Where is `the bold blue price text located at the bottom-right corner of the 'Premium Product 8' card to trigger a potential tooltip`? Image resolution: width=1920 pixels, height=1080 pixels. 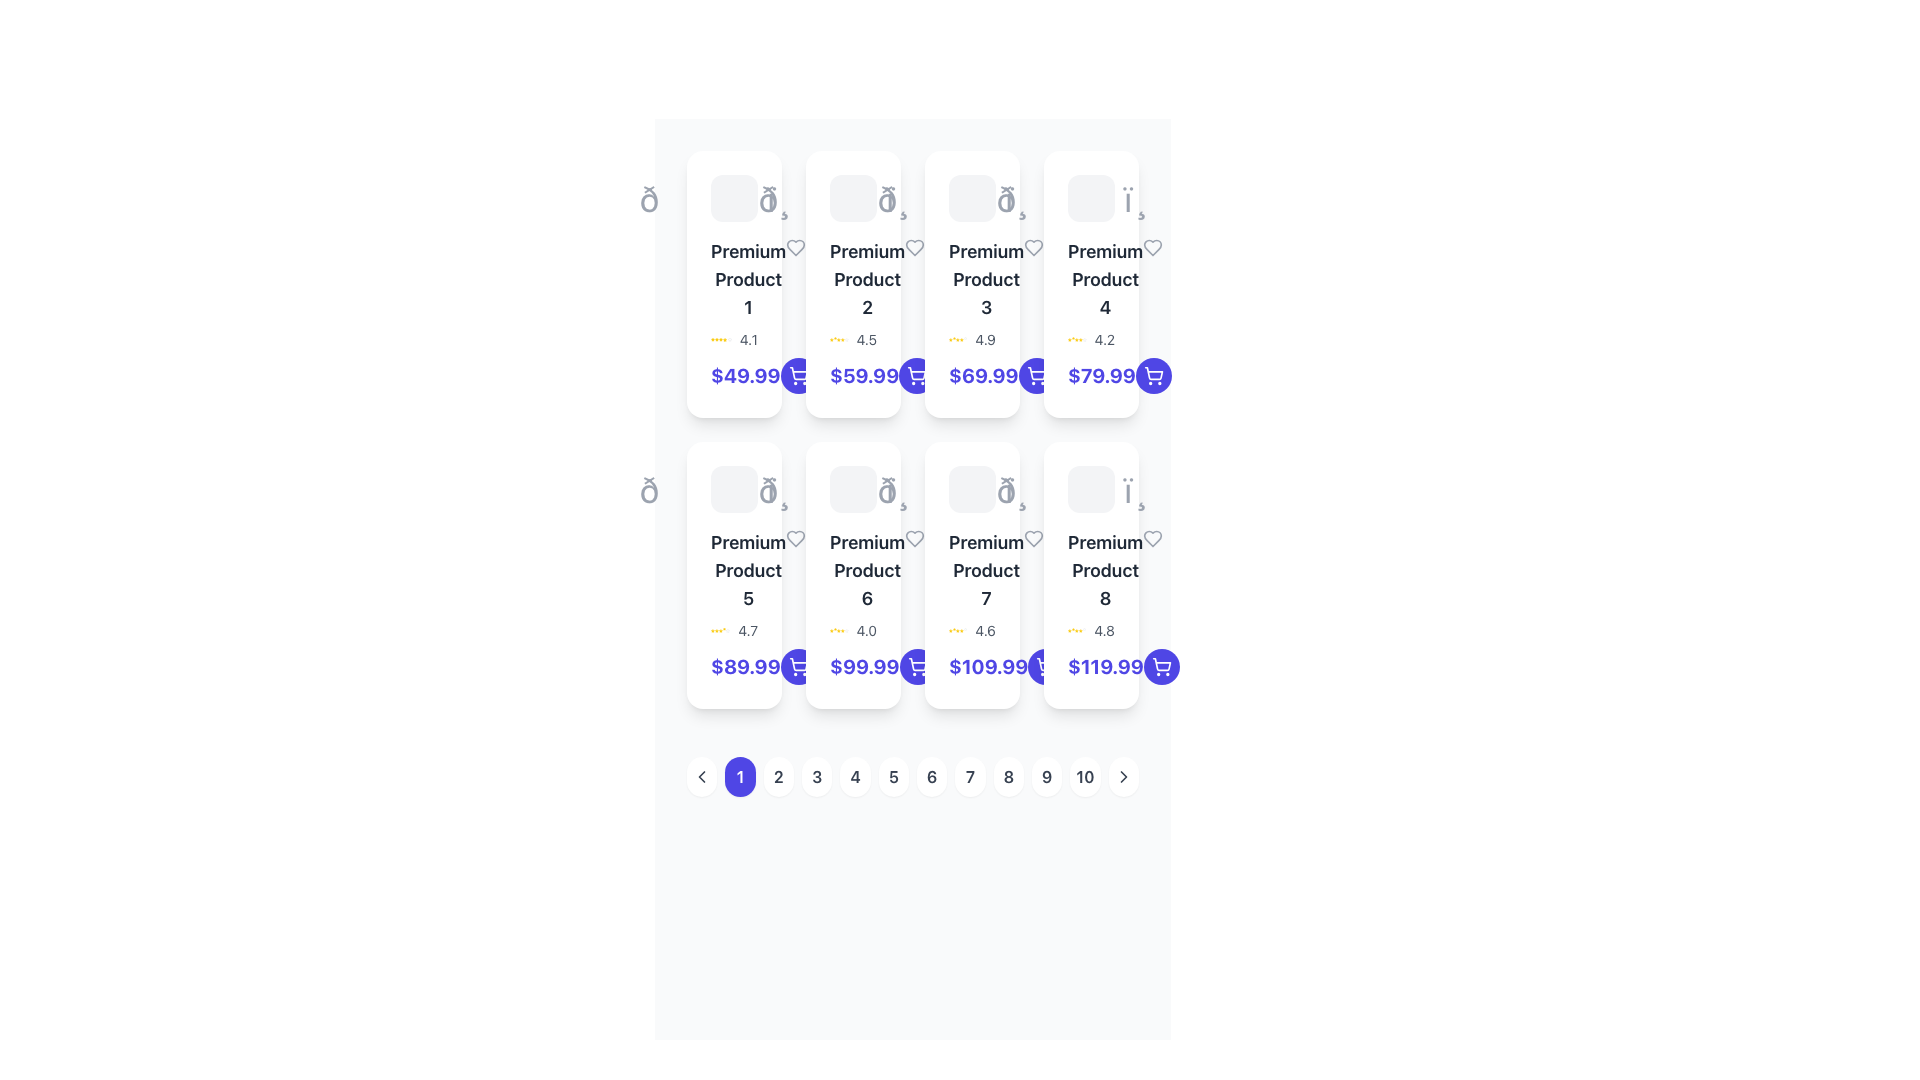
the bold blue price text located at the bottom-right corner of the 'Premium Product 8' card to trigger a potential tooltip is located at coordinates (1090, 667).